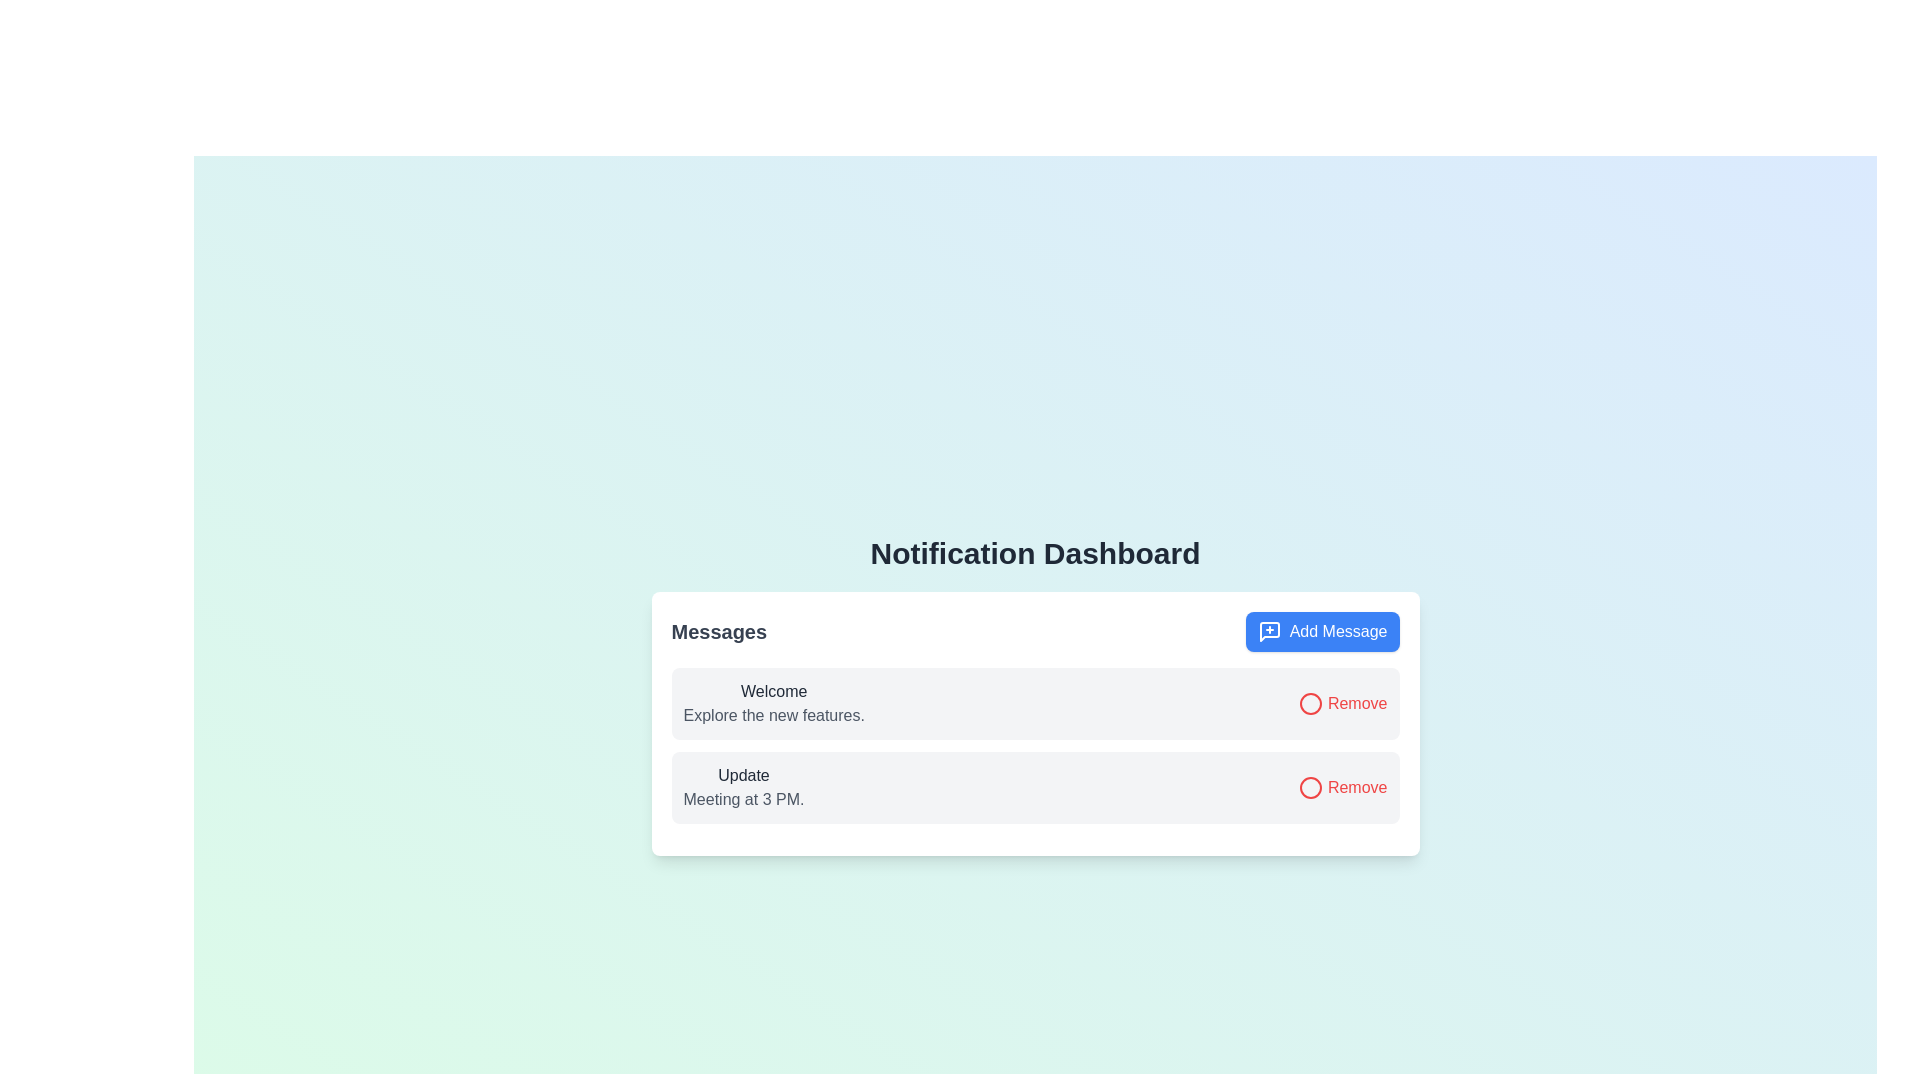 This screenshot has width=1920, height=1080. What do you see at coordinates (743, 786) in the screenshot?
I see `notification message displayed in the text block located in the second row of messages, below the entry labeled 'Welcome Explore the new features.'` at bounding box center [743, 786].